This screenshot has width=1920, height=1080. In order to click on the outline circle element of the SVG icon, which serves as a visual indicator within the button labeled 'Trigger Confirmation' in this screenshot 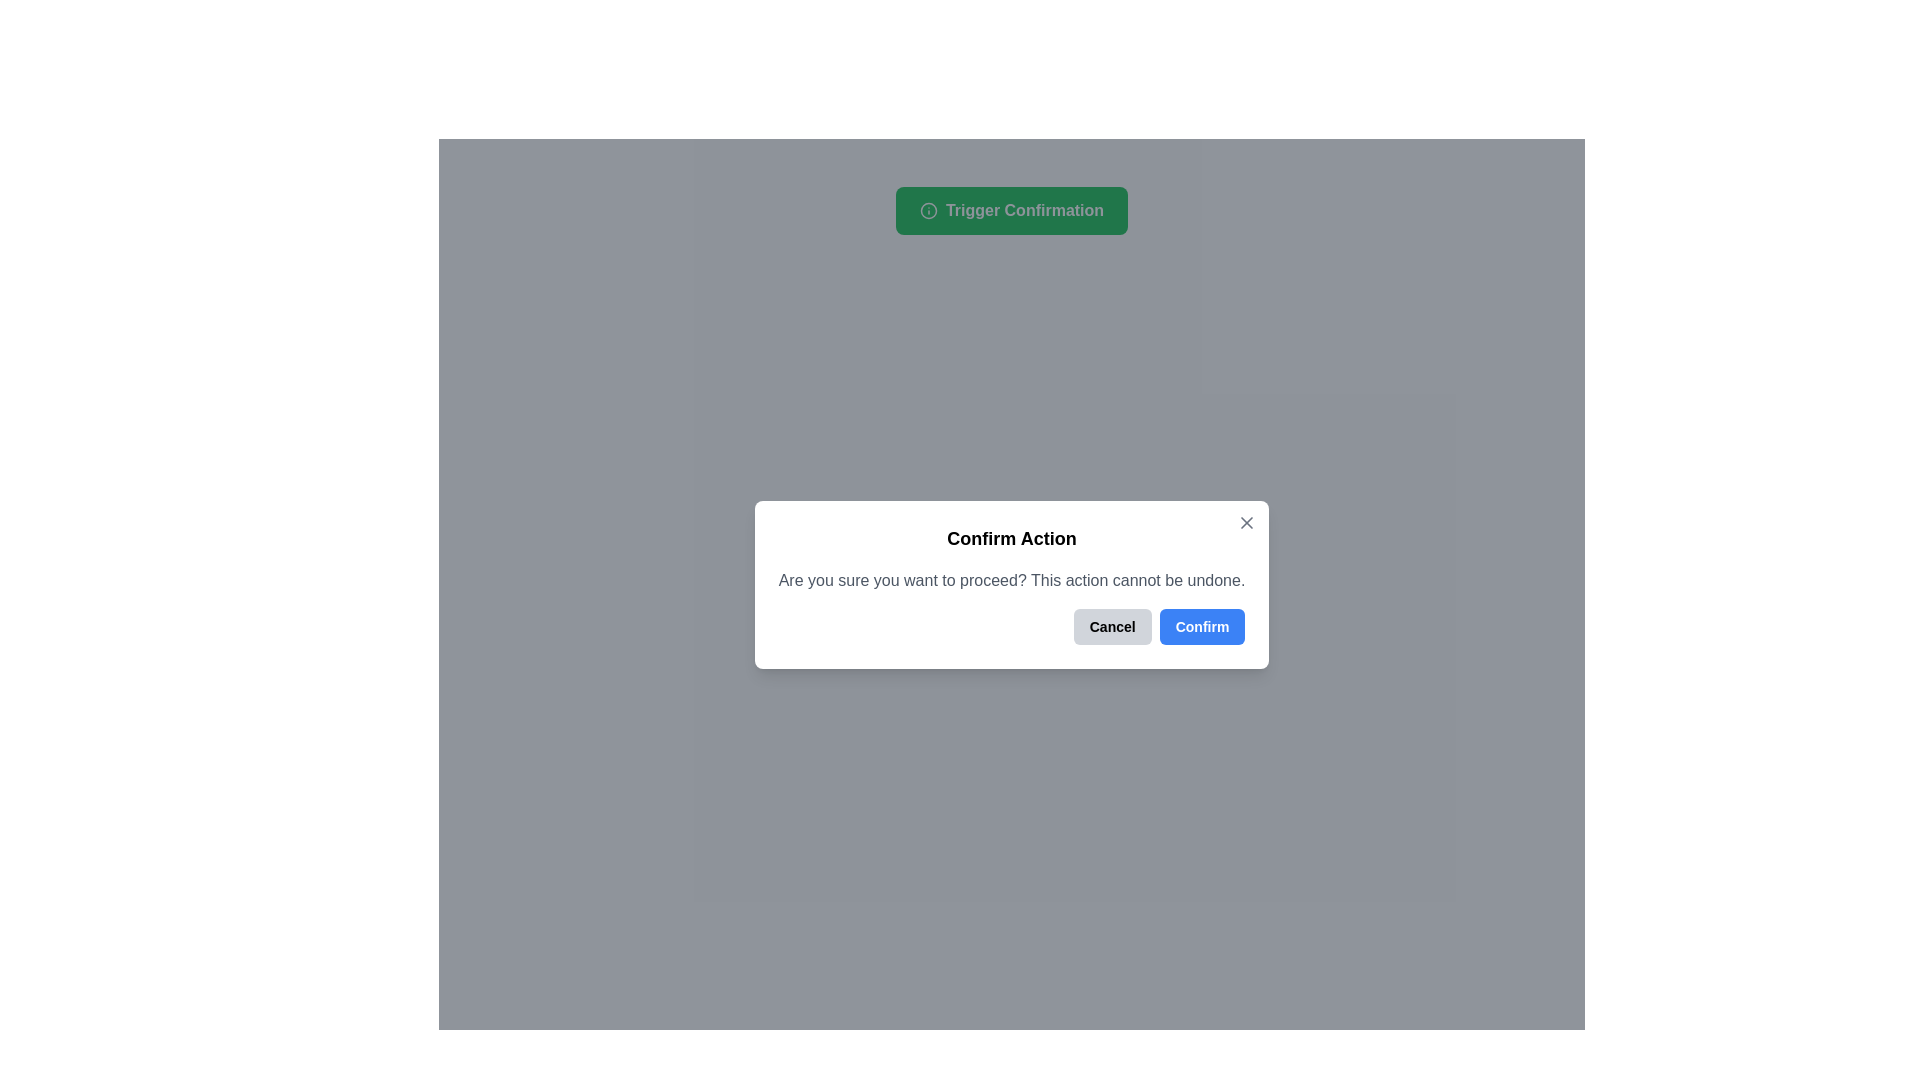, I will do `click(927, 211)`.